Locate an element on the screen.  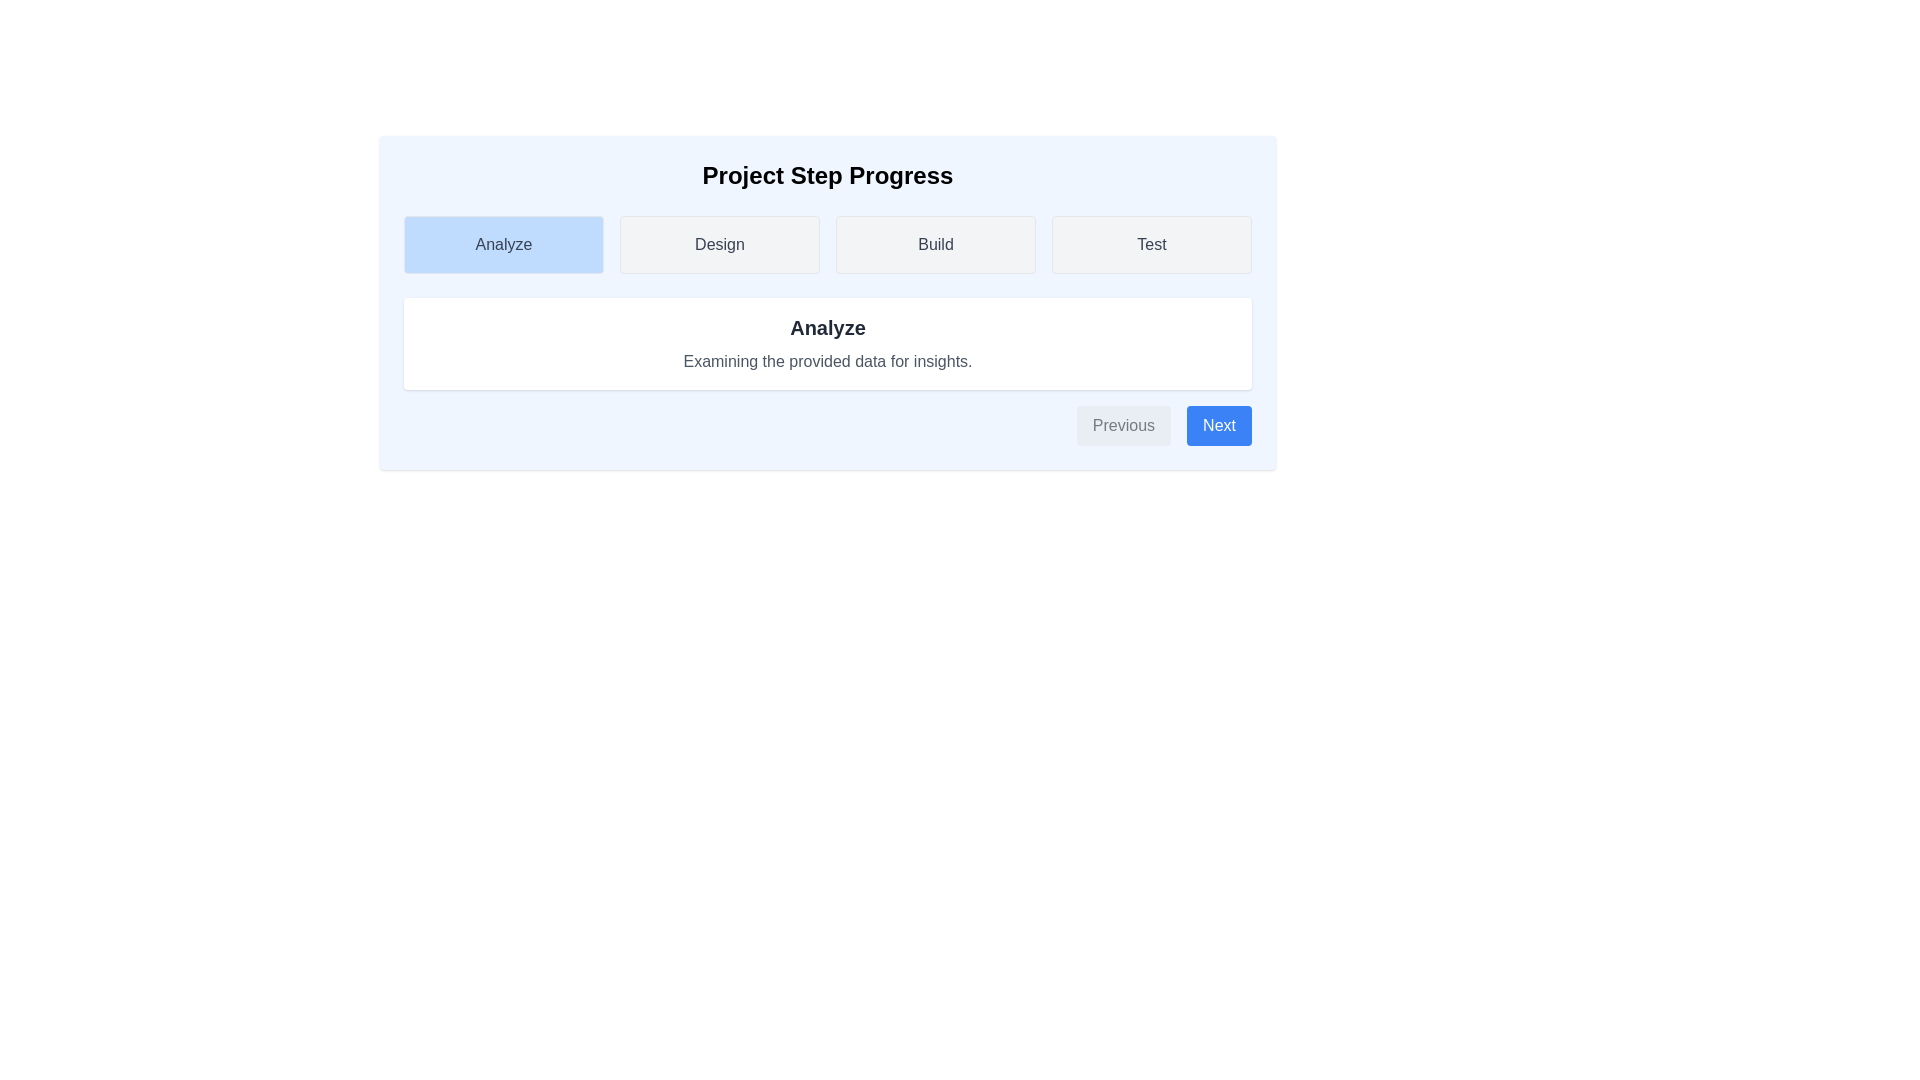
the fourth button in the horizontal grid layout, associated with the 'Test' phase, to observe any hover effects is located at coordinates (1152, 244).